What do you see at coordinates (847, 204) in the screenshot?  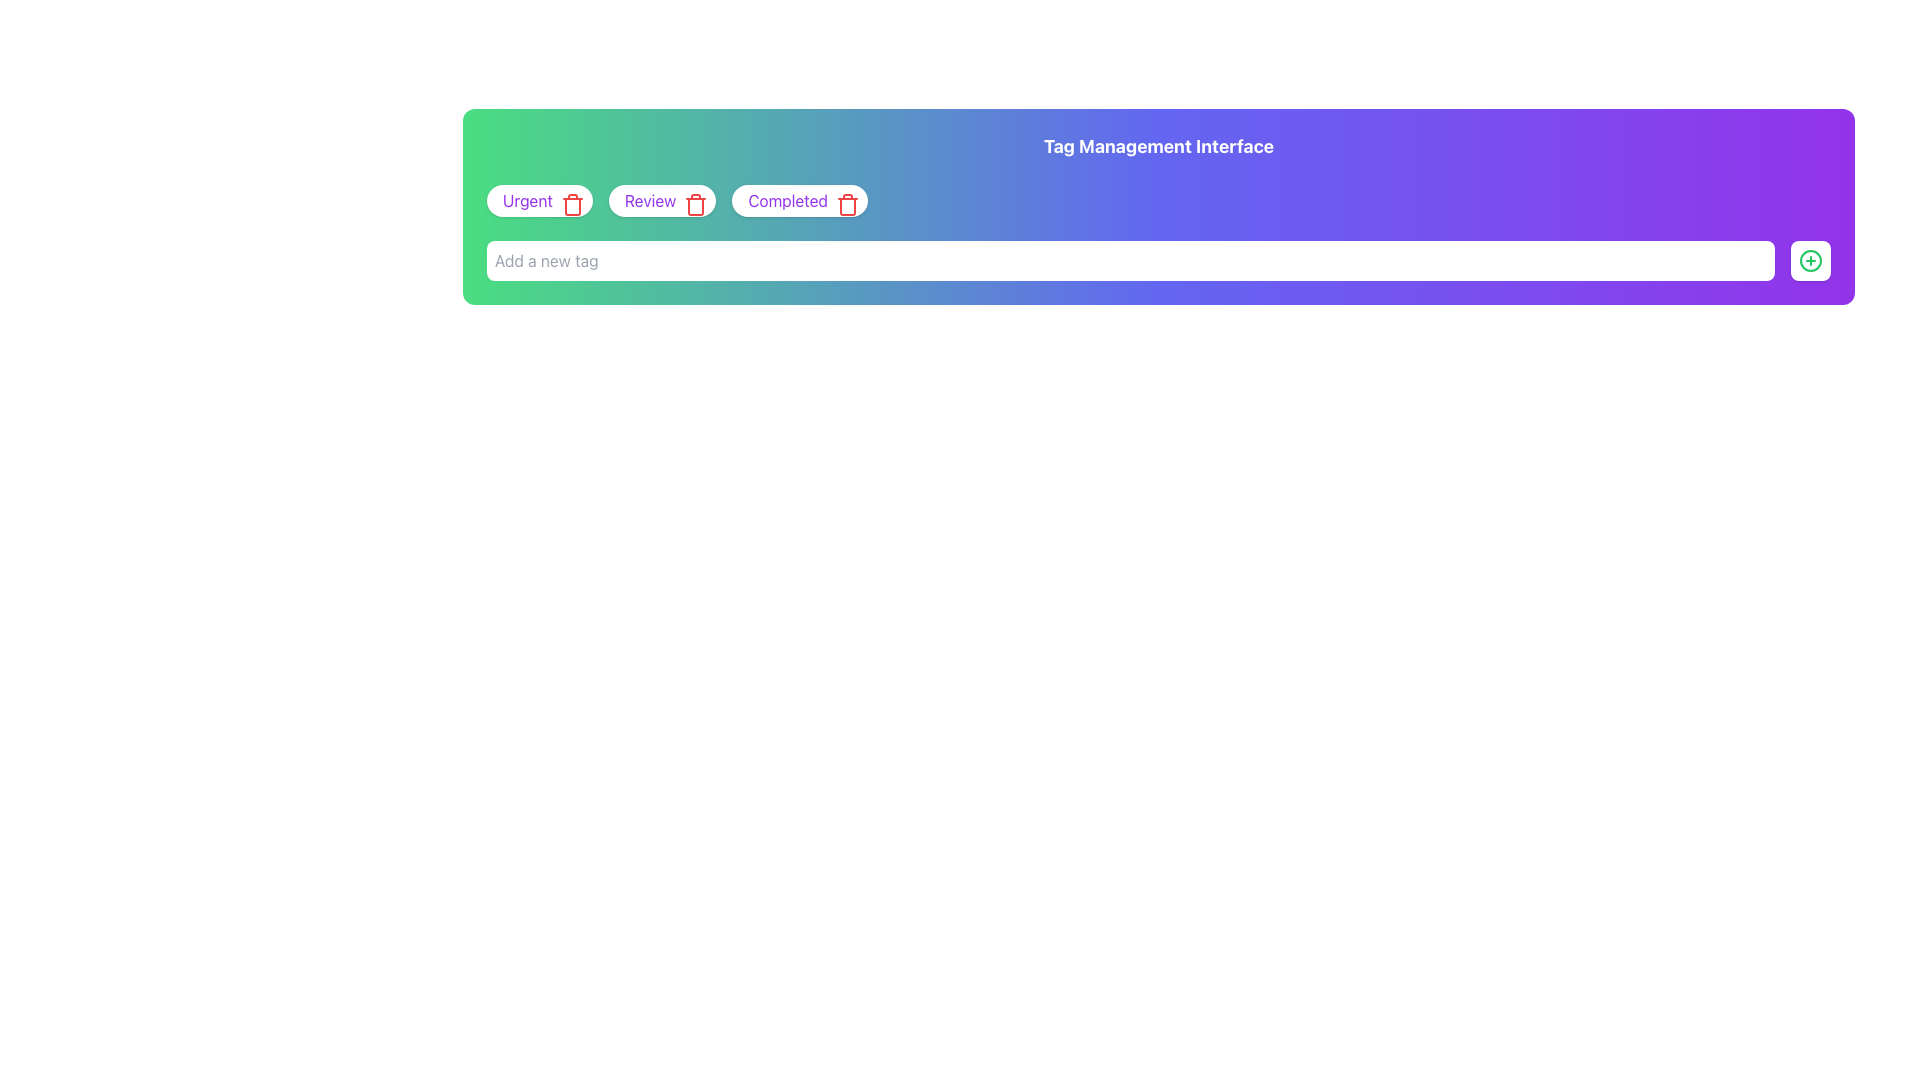 I see `the delete icon button for the 'Completed' tag located on the rightmost side of the tag group` at bounding box center [847, 204].